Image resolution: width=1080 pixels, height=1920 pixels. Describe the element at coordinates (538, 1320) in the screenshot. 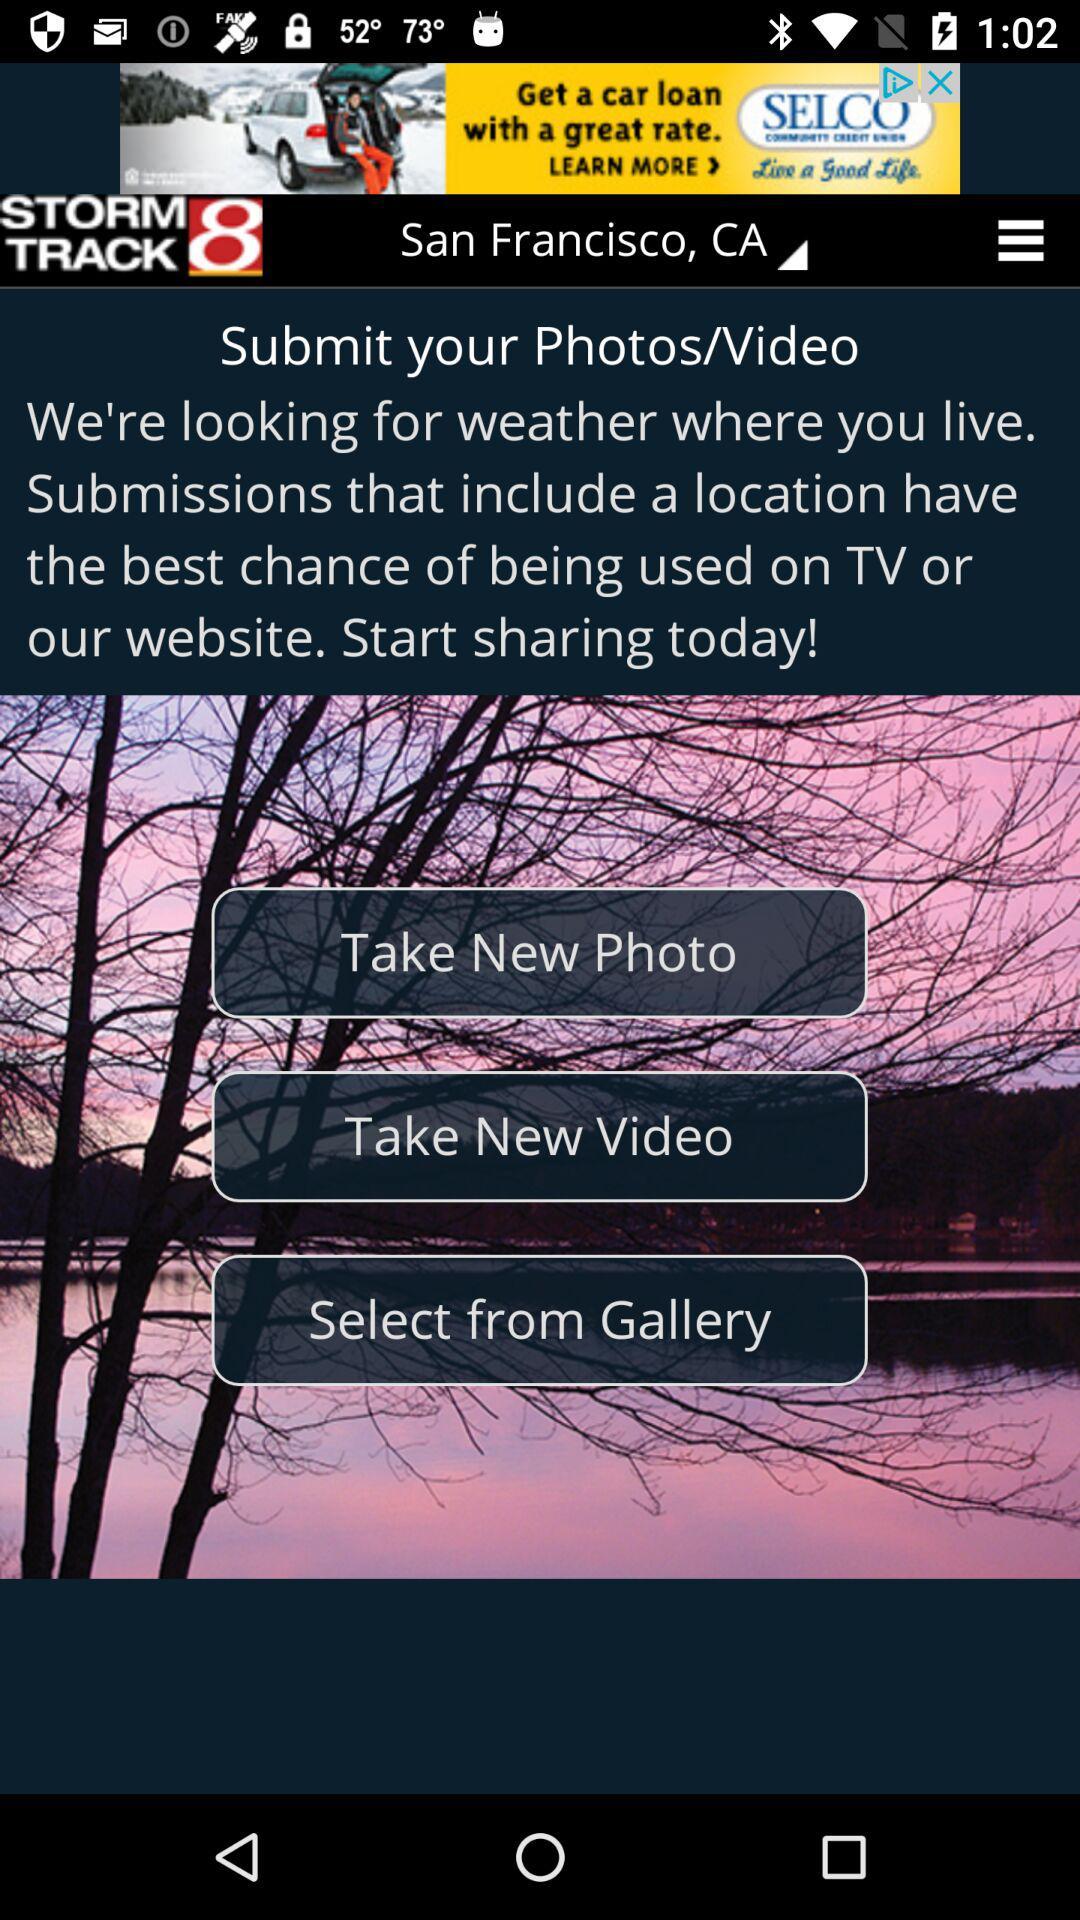

I see `item below the take new video` at that location.